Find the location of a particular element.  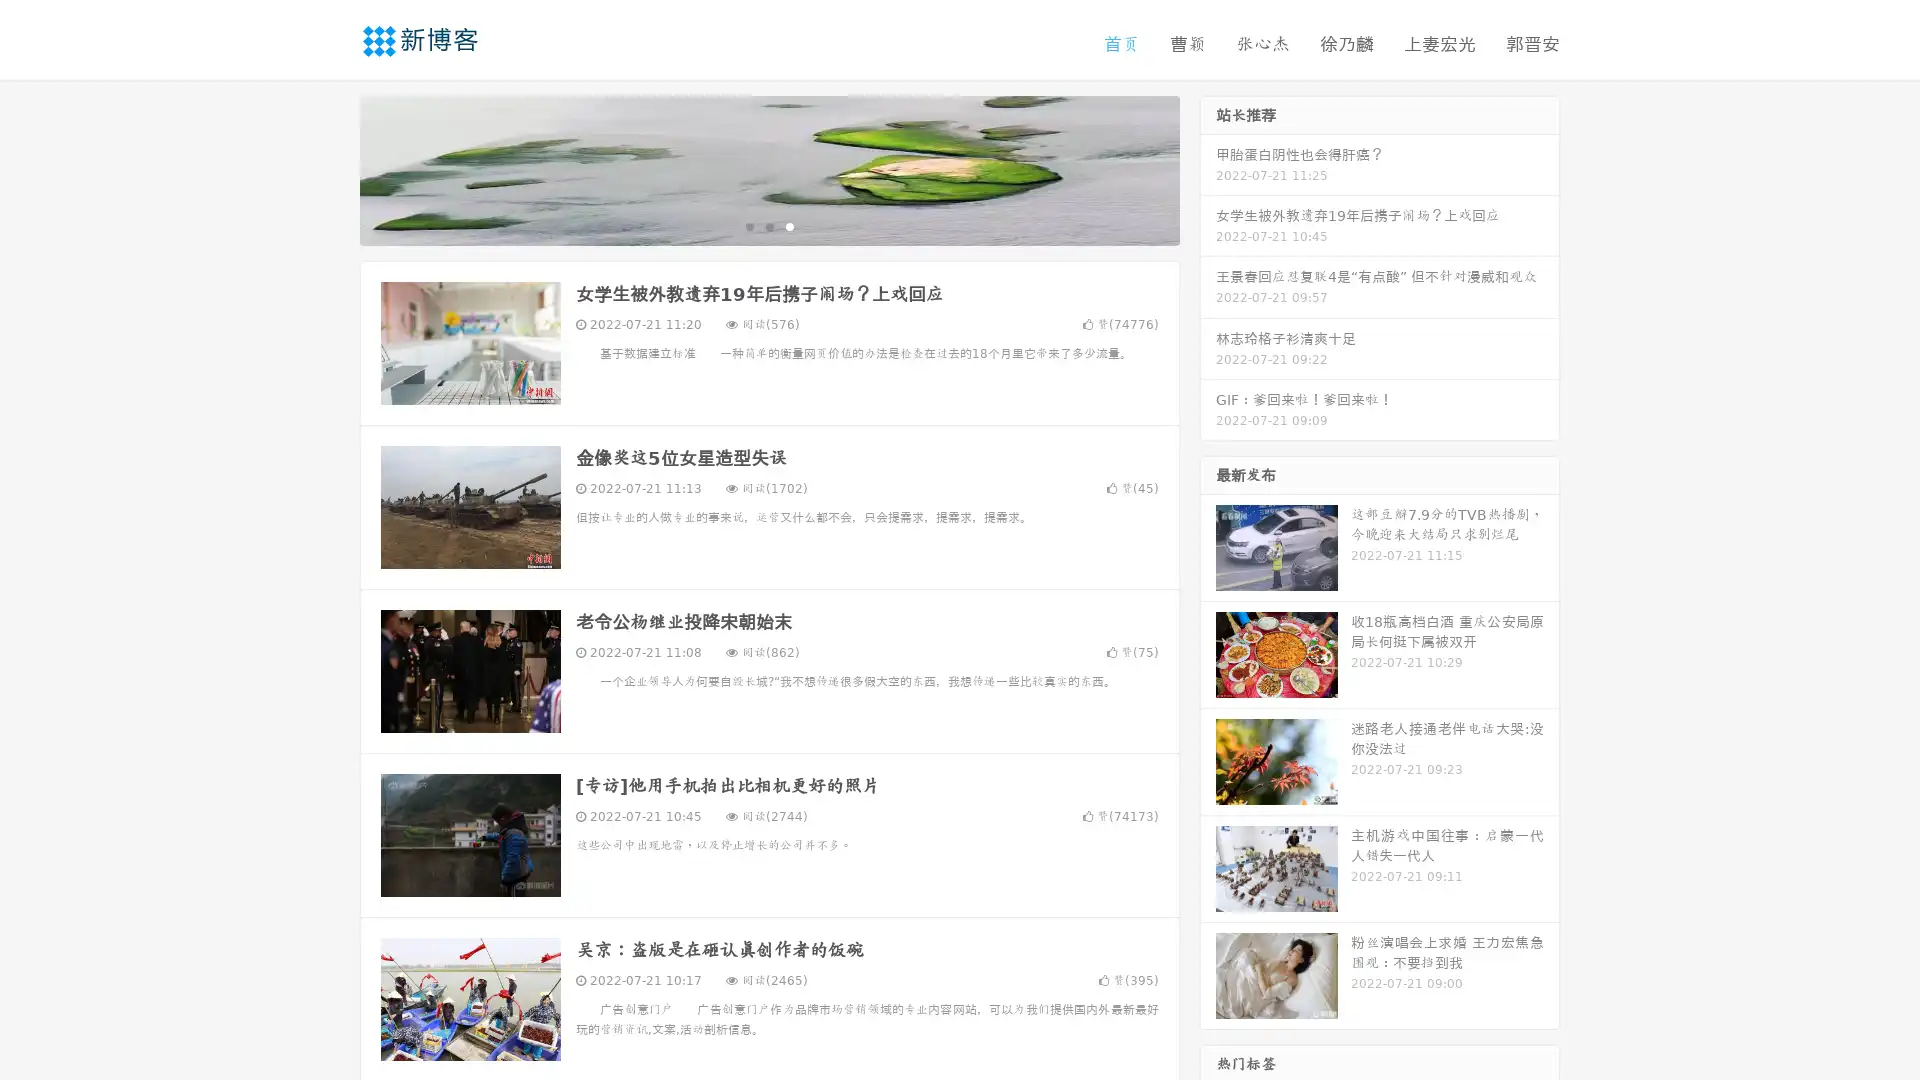

Go to slide 2 is located at coordinates (768, 225).